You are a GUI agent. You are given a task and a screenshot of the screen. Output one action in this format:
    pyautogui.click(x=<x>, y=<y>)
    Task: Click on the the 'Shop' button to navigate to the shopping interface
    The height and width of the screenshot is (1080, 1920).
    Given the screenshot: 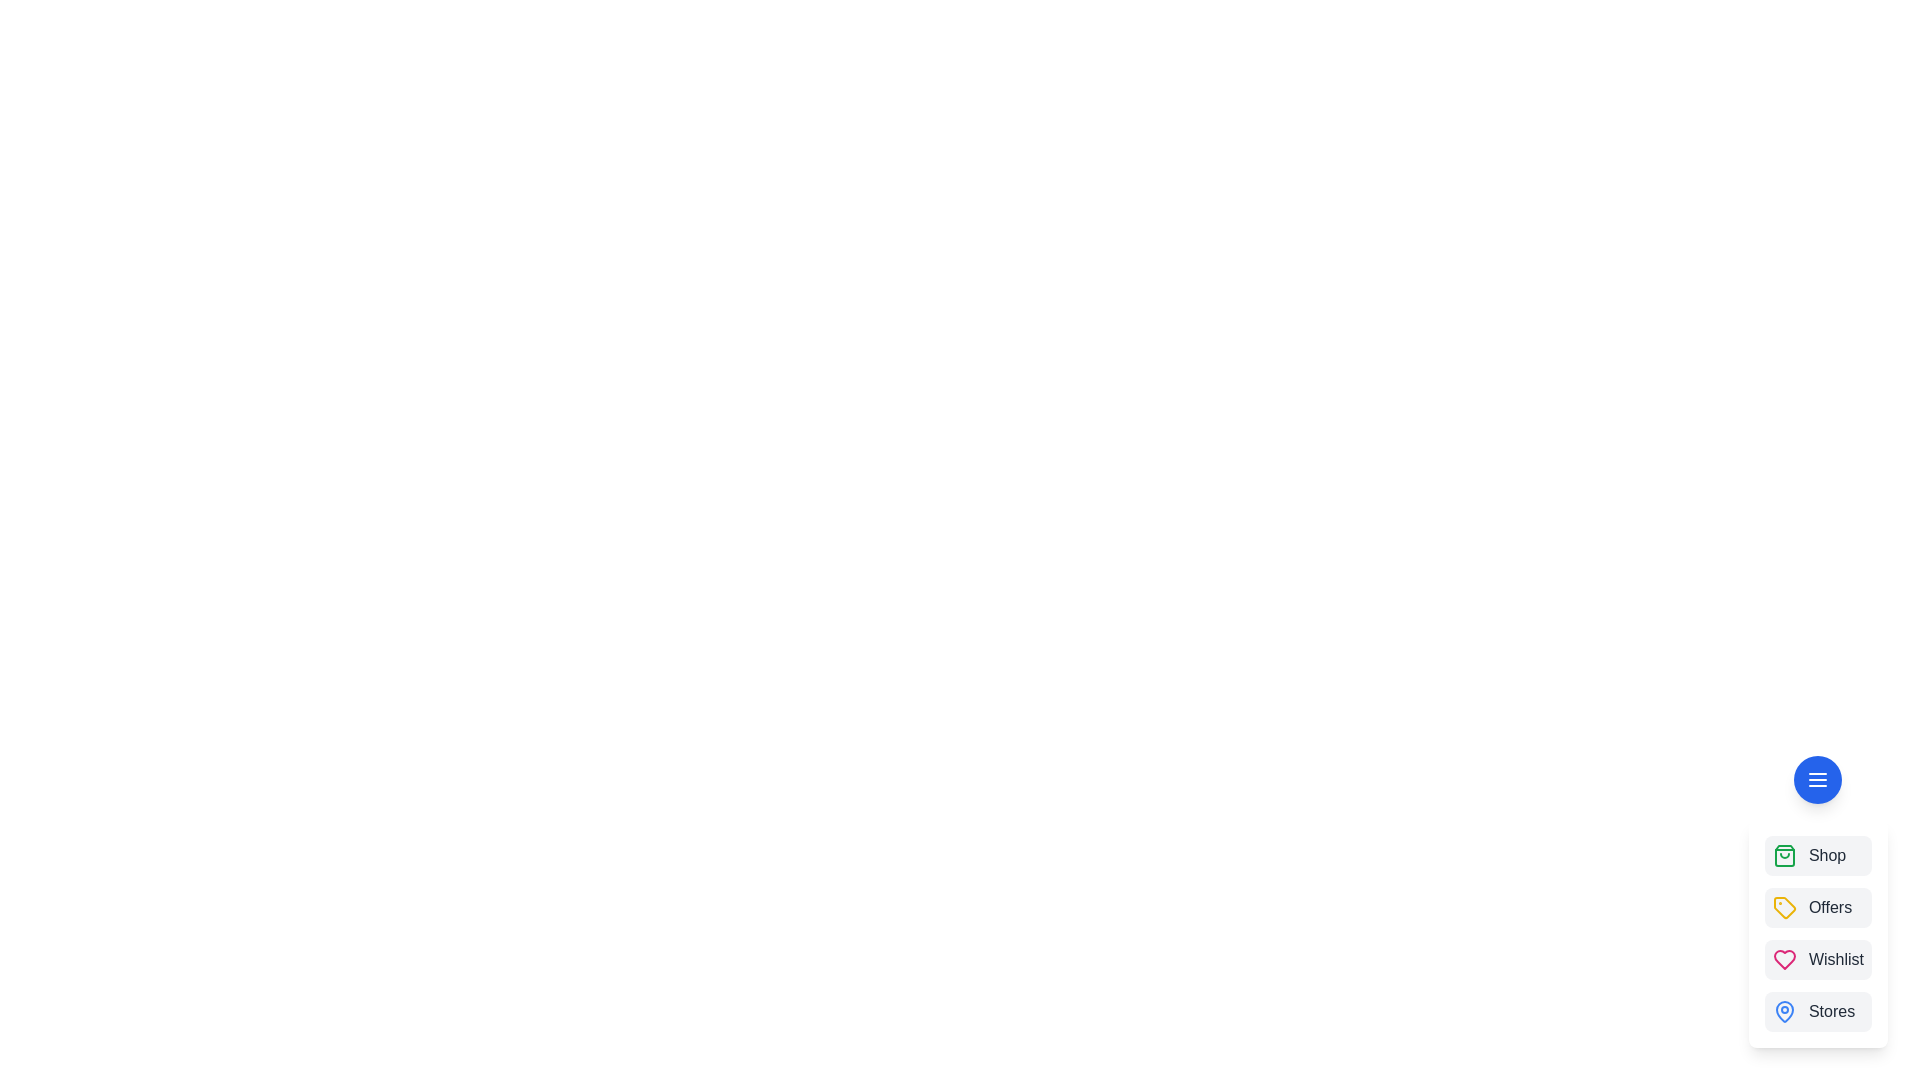 What is the action you would take?
    pyautogui.click(x=1818, y=855)
    